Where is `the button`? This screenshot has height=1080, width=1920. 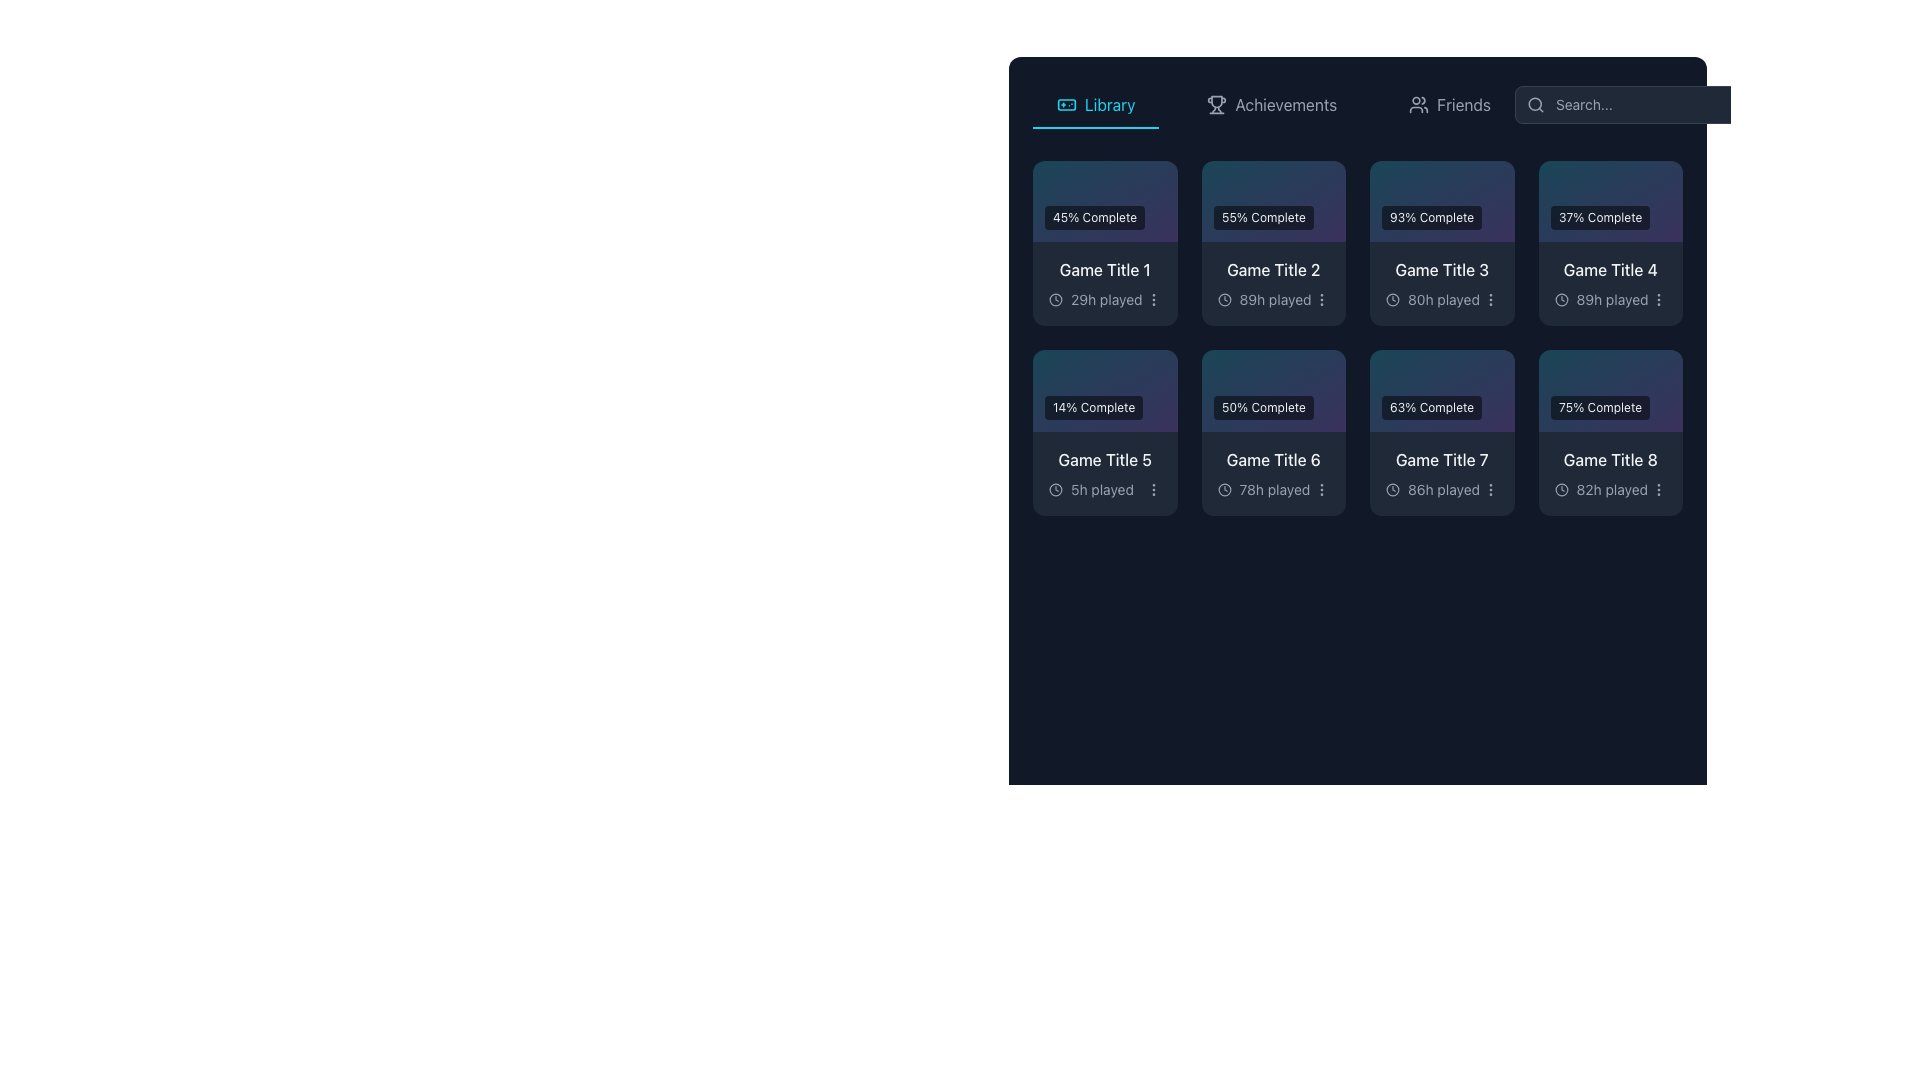 the button is located at coordinates (1321, 489).